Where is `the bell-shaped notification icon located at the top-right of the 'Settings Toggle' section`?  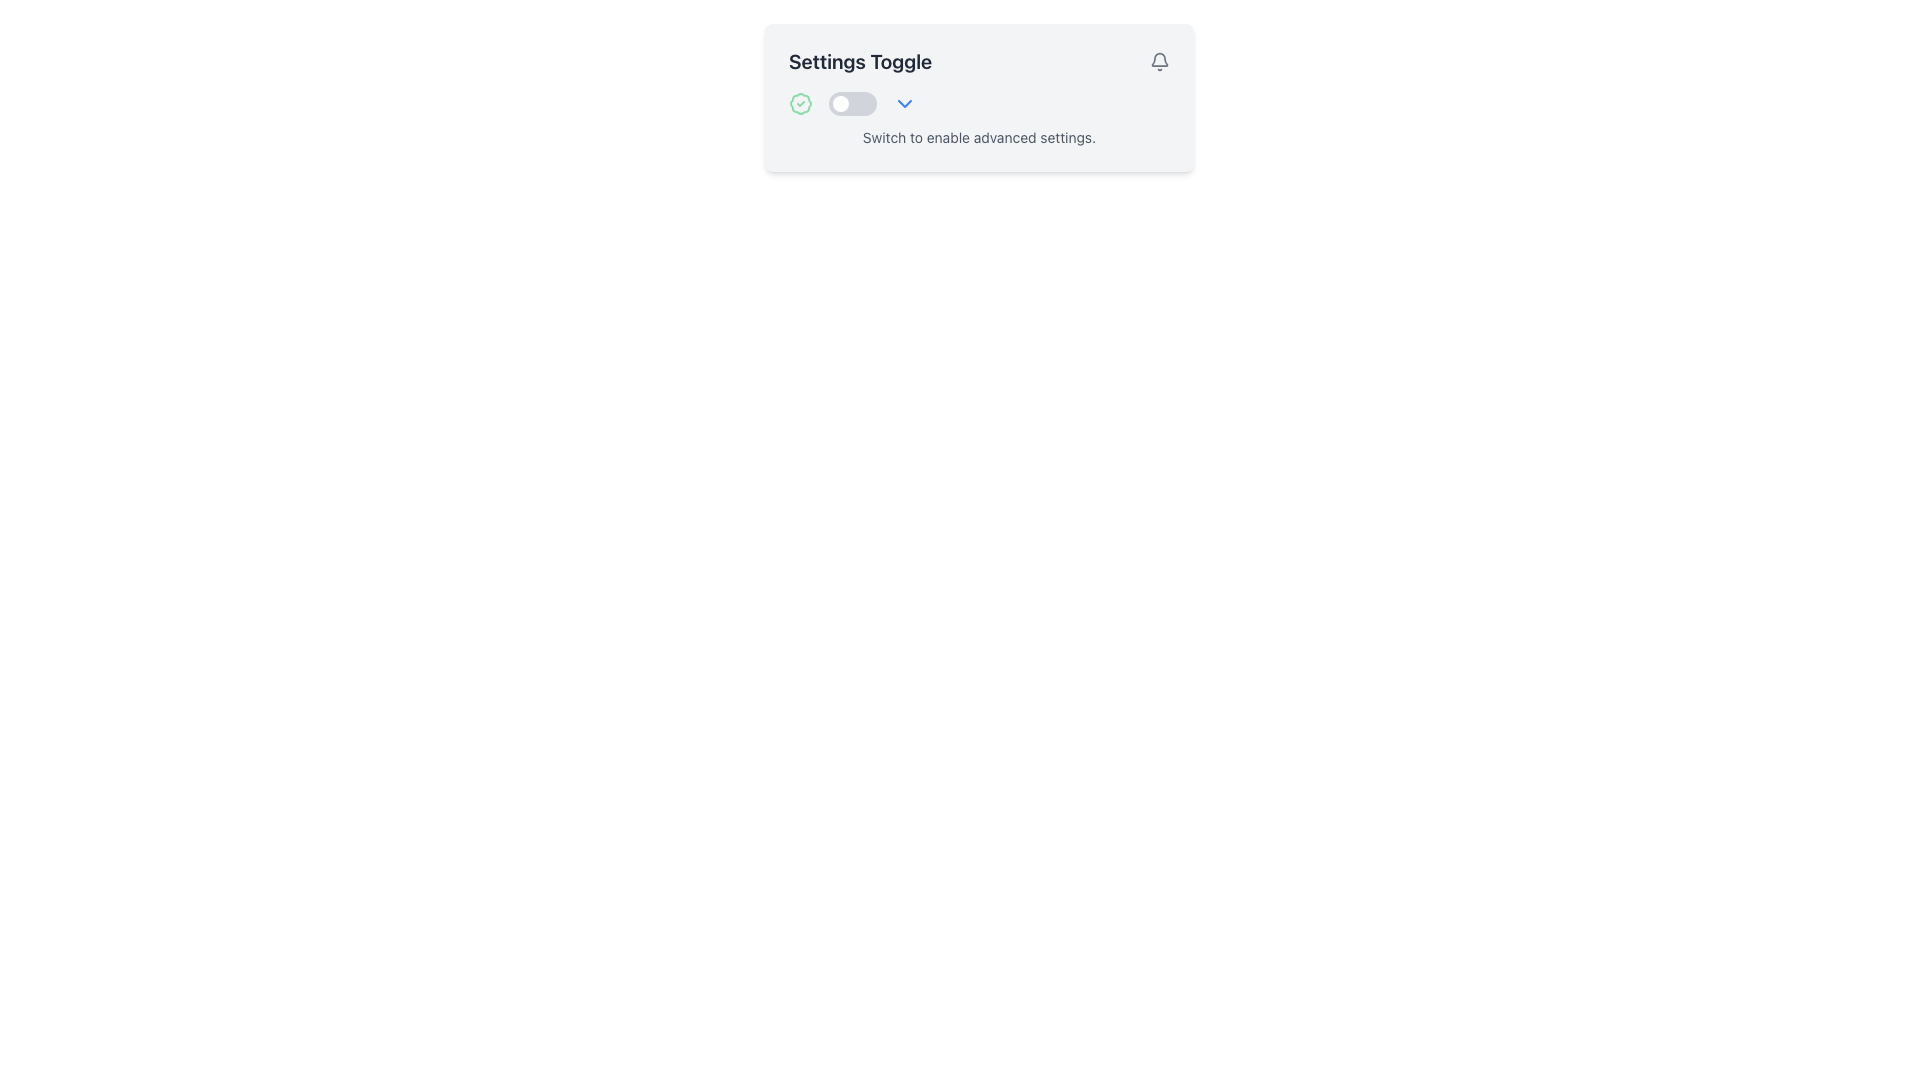 the bell-shaped notification icon located at the top-right of the 'Settings Toggle' section is located at coordinates (1160, 60).